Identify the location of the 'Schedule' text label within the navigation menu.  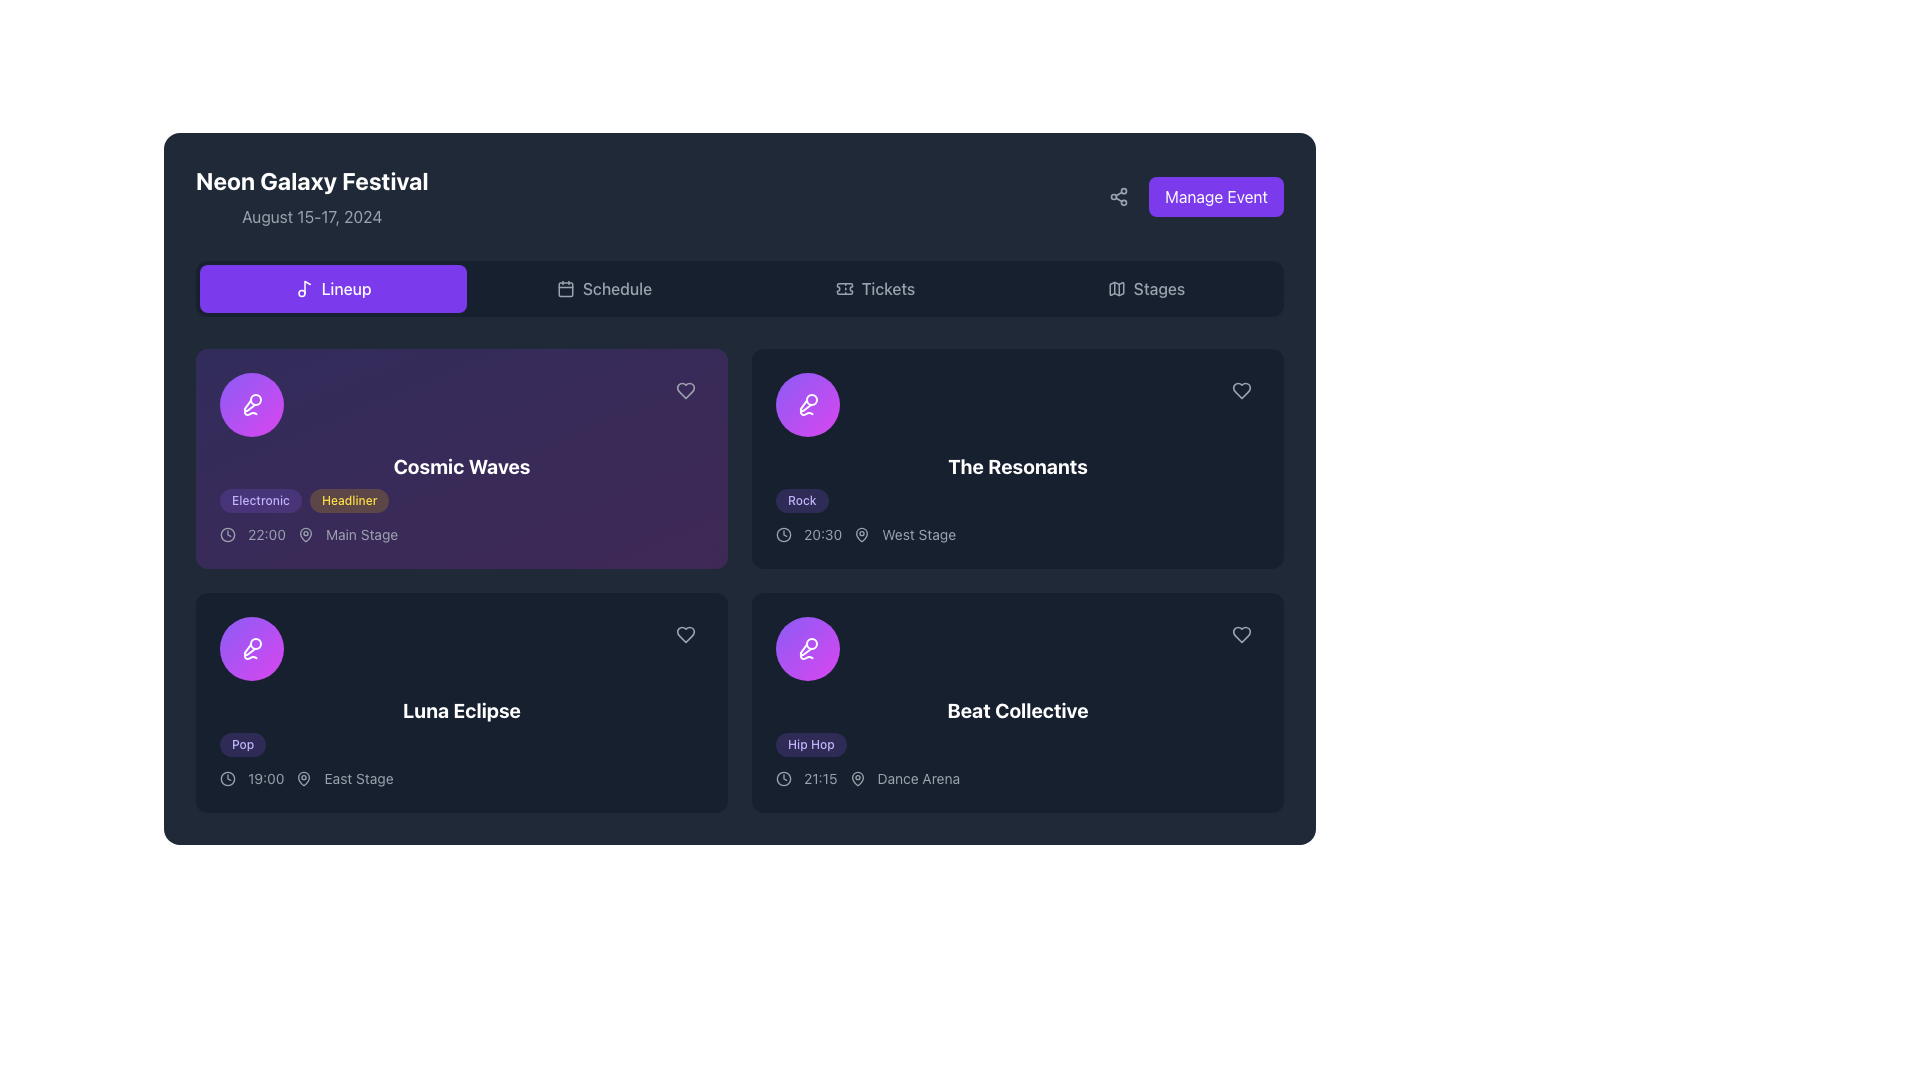
(616, 289).